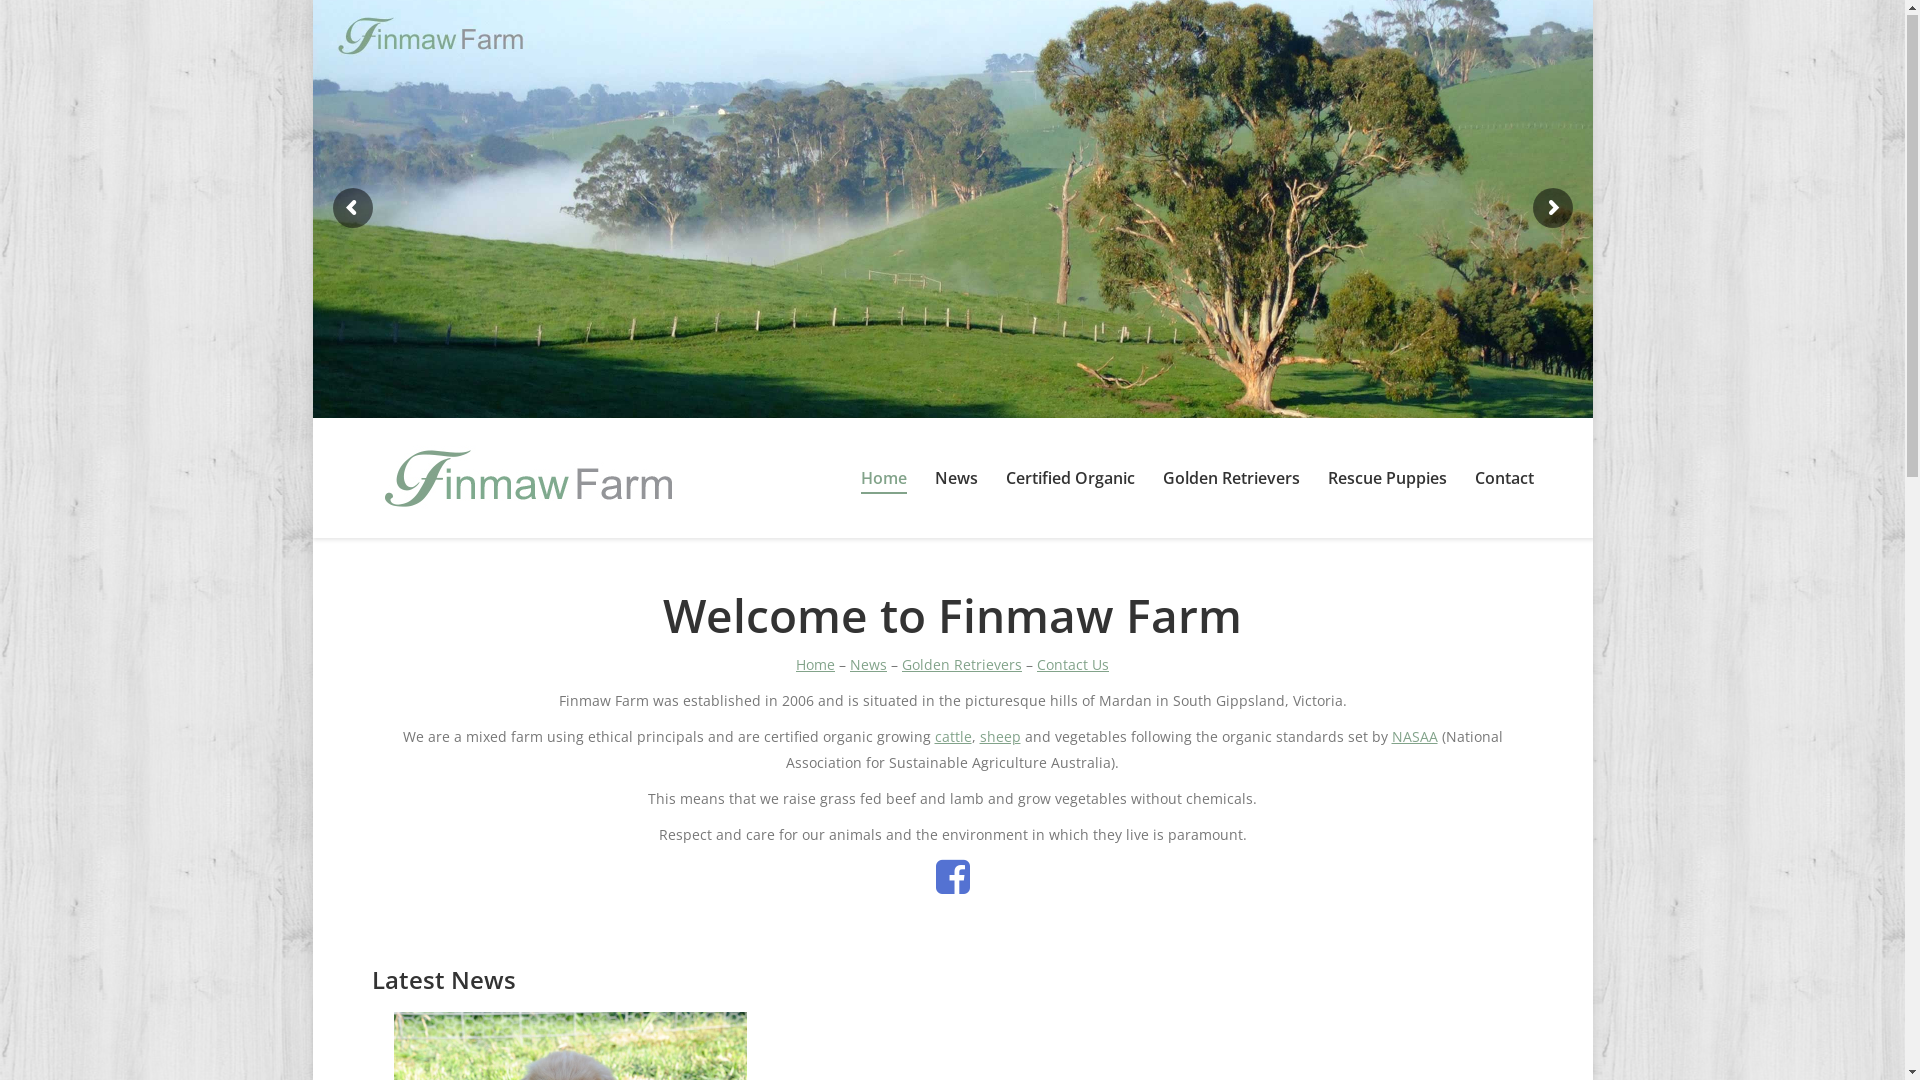  I want to click on 'Contact Us', so click(1036, 666).